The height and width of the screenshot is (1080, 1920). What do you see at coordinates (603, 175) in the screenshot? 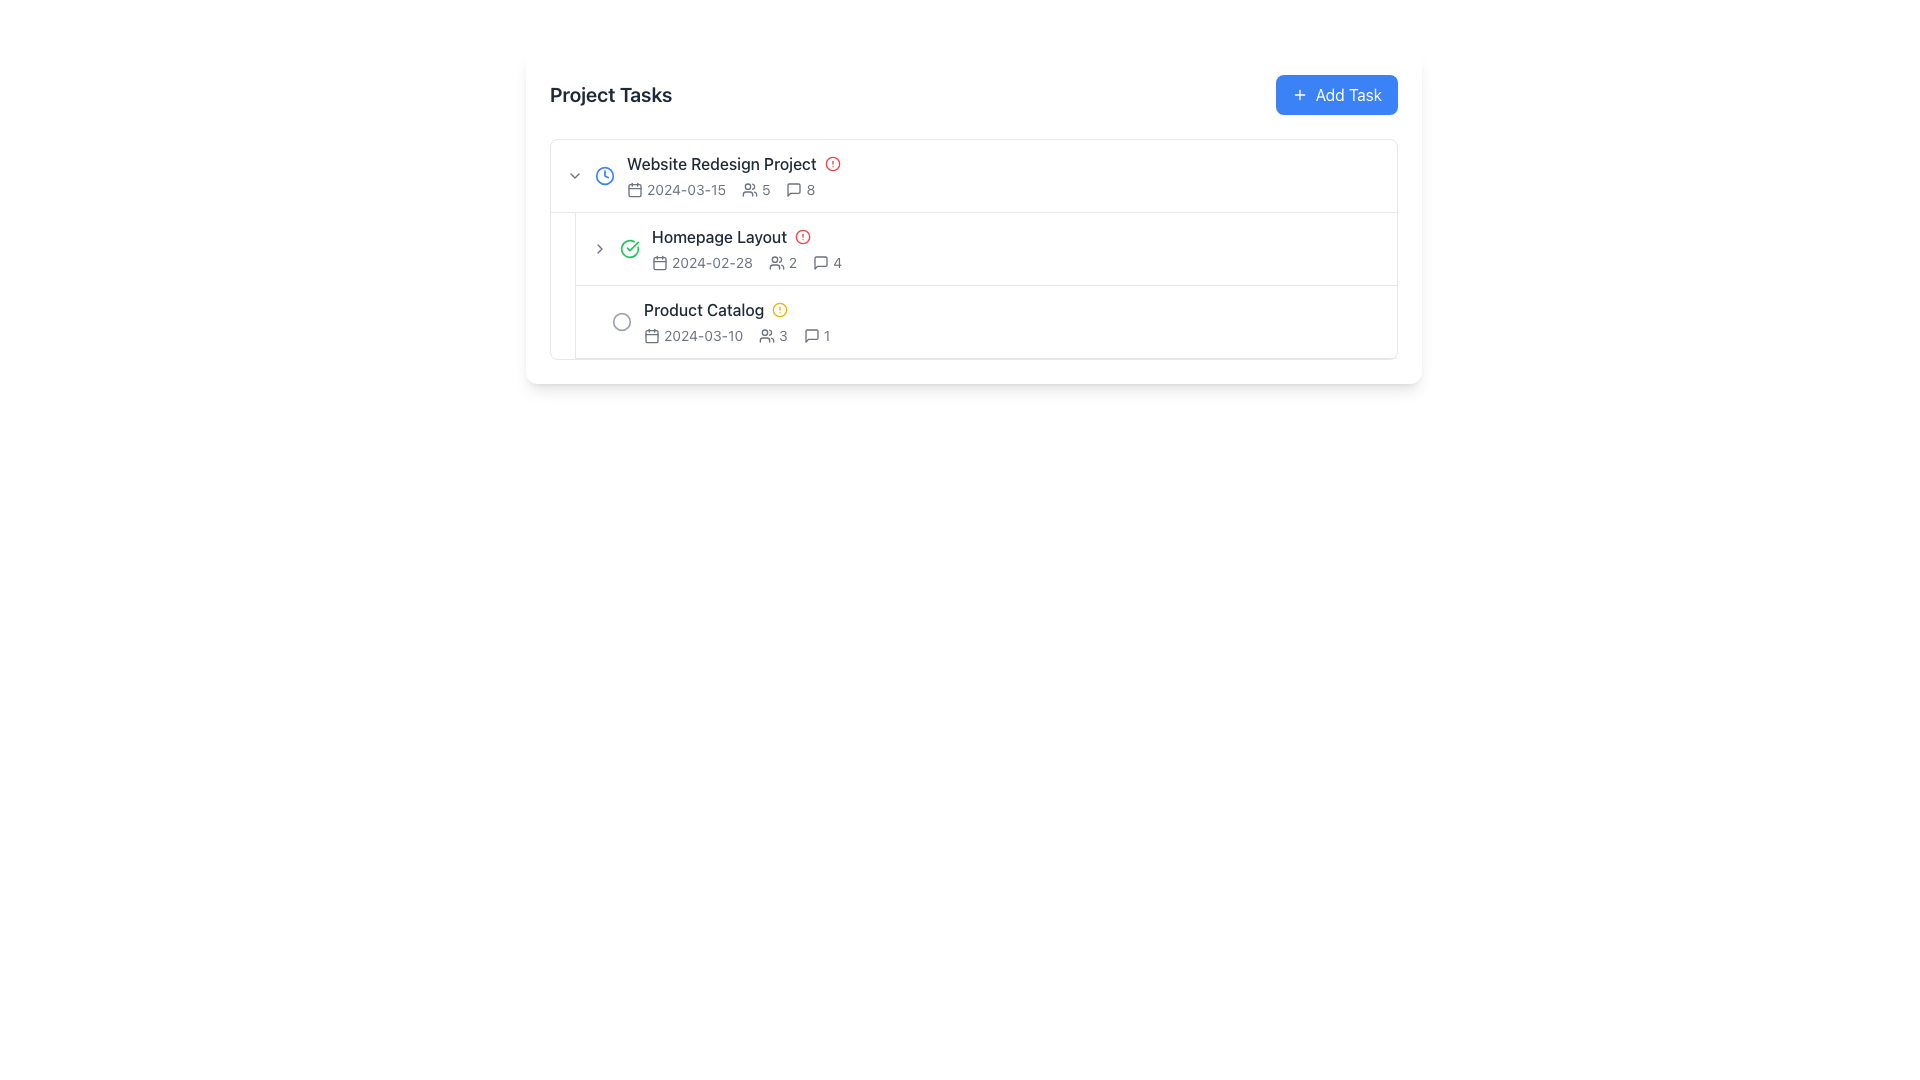
I see `the blue clock icon with a circular outline located next to the title text in the 'Website Redesign Project' row` at bounding box center [603, 175].